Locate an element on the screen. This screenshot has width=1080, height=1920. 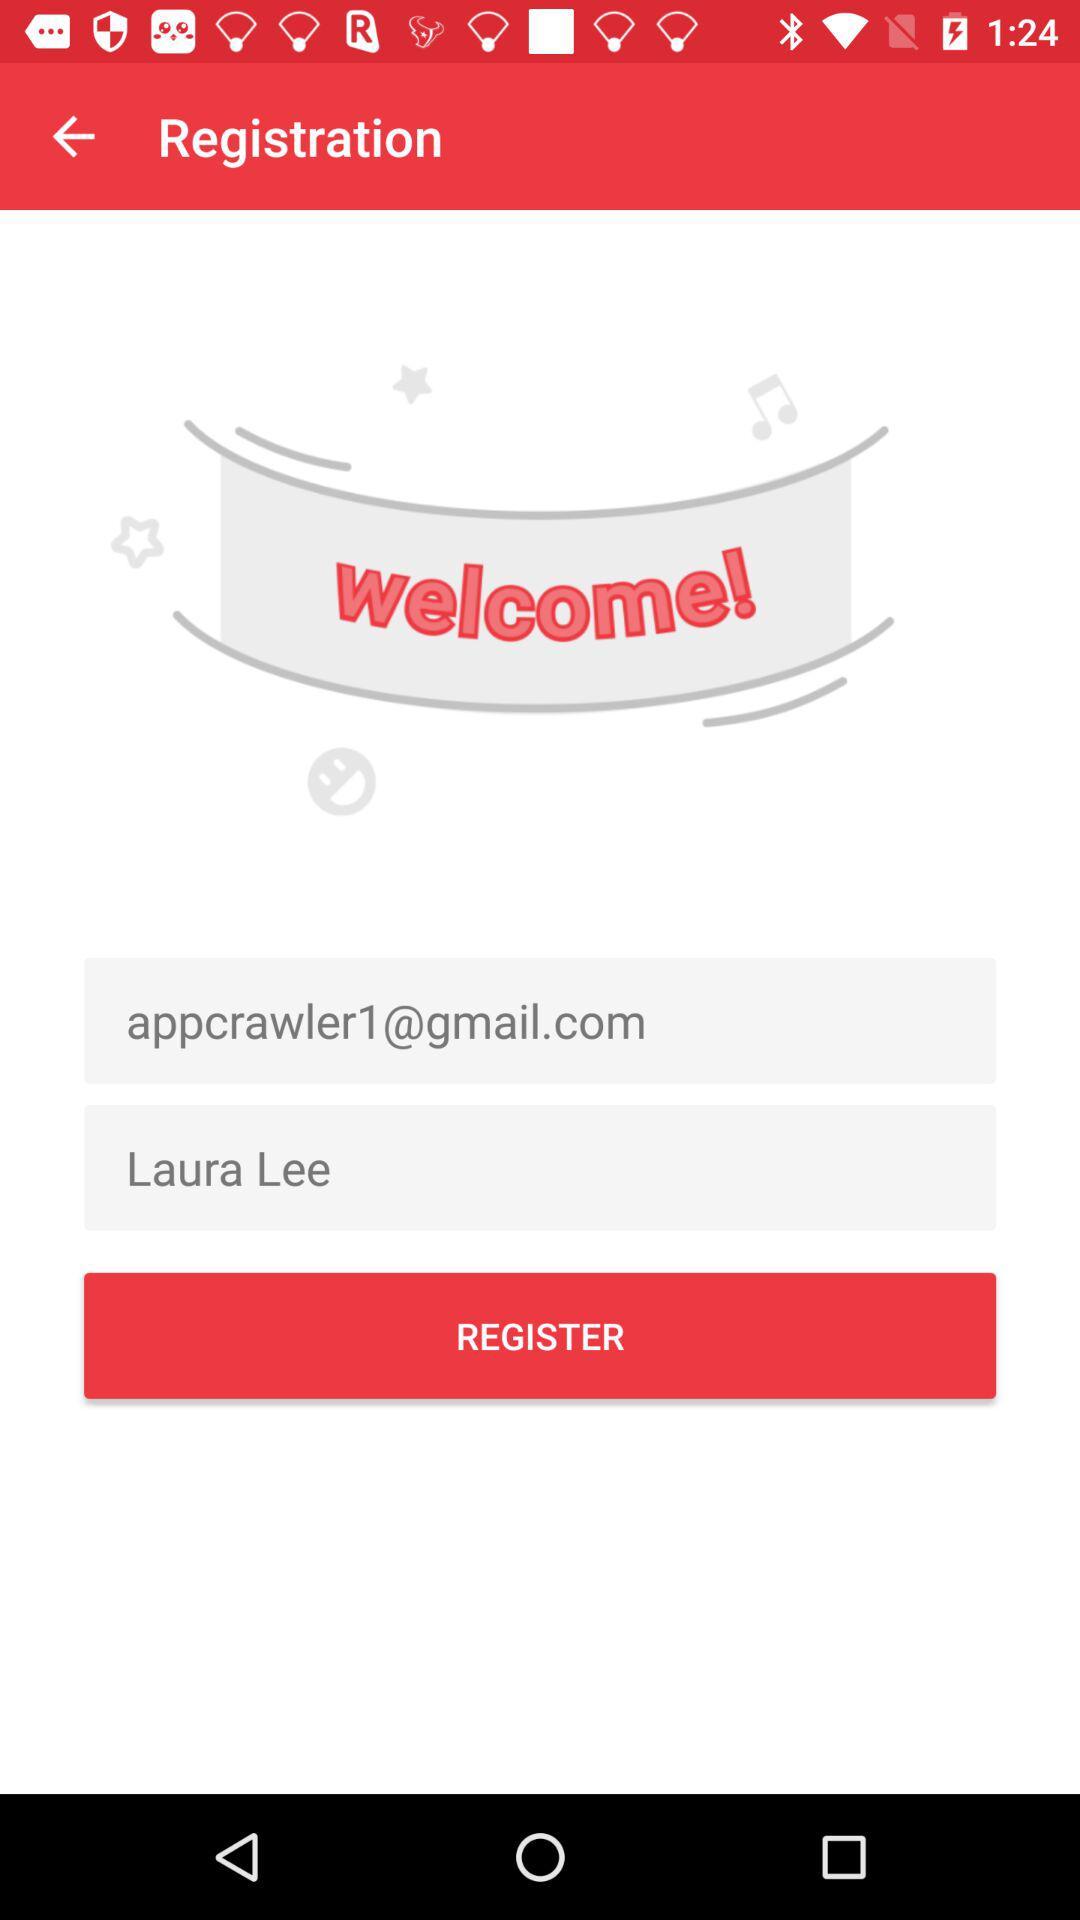
register is located at coordinates (540, 1335).